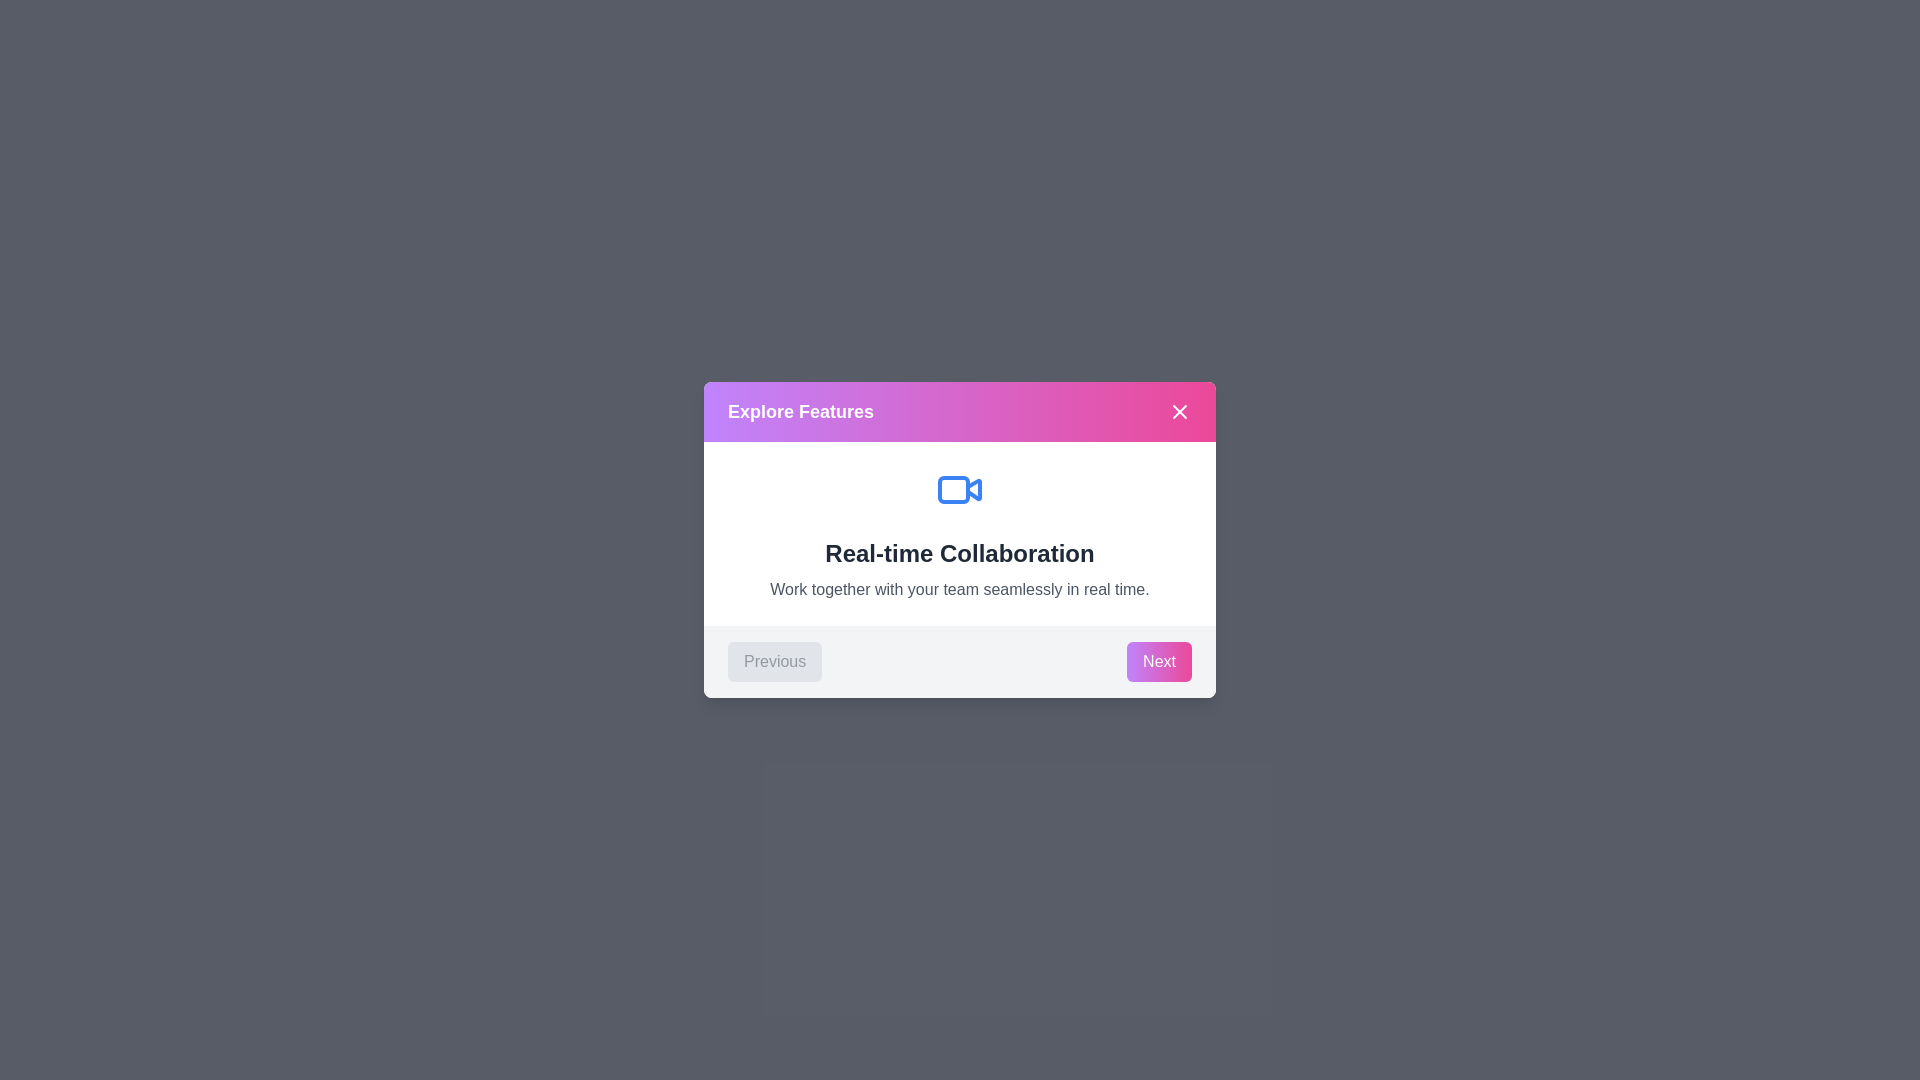  Describe the element at coordinates (1180, 411) in the screenshot. I see `the decorative cross icon at the top-right of the dialog` at that location.